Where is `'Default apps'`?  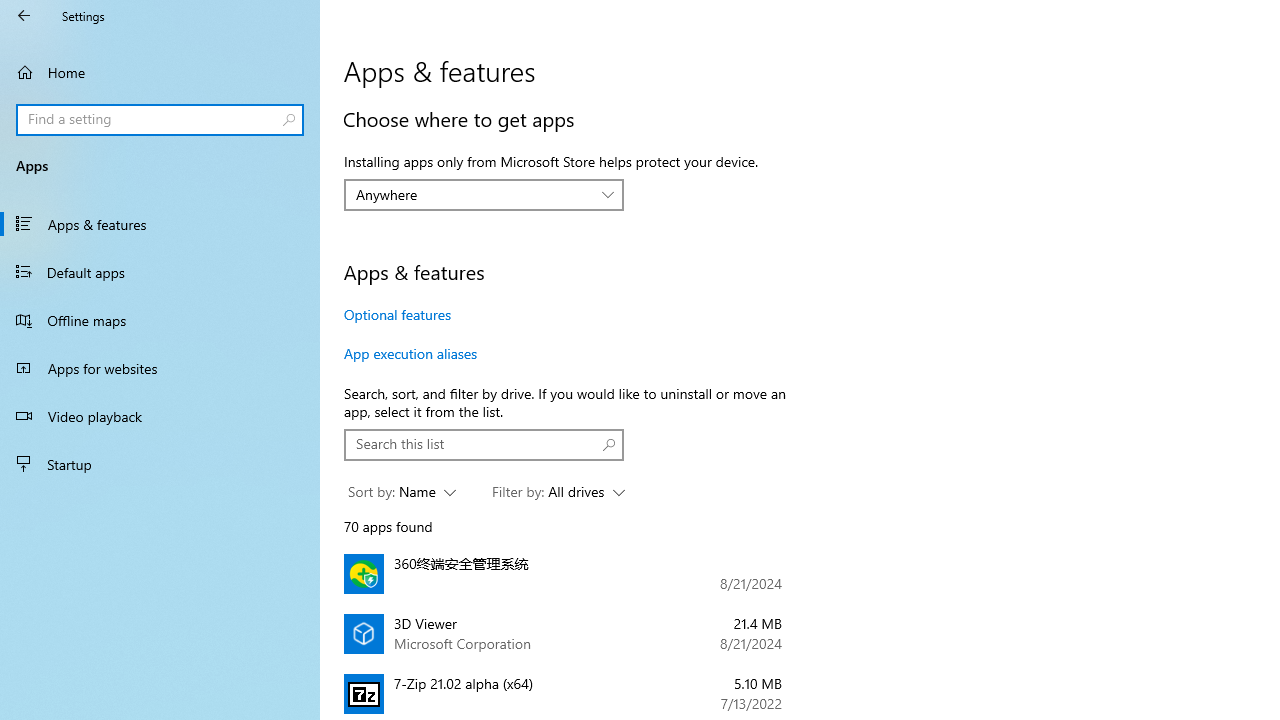 'Default apps' is located at coordinates (160, 271).